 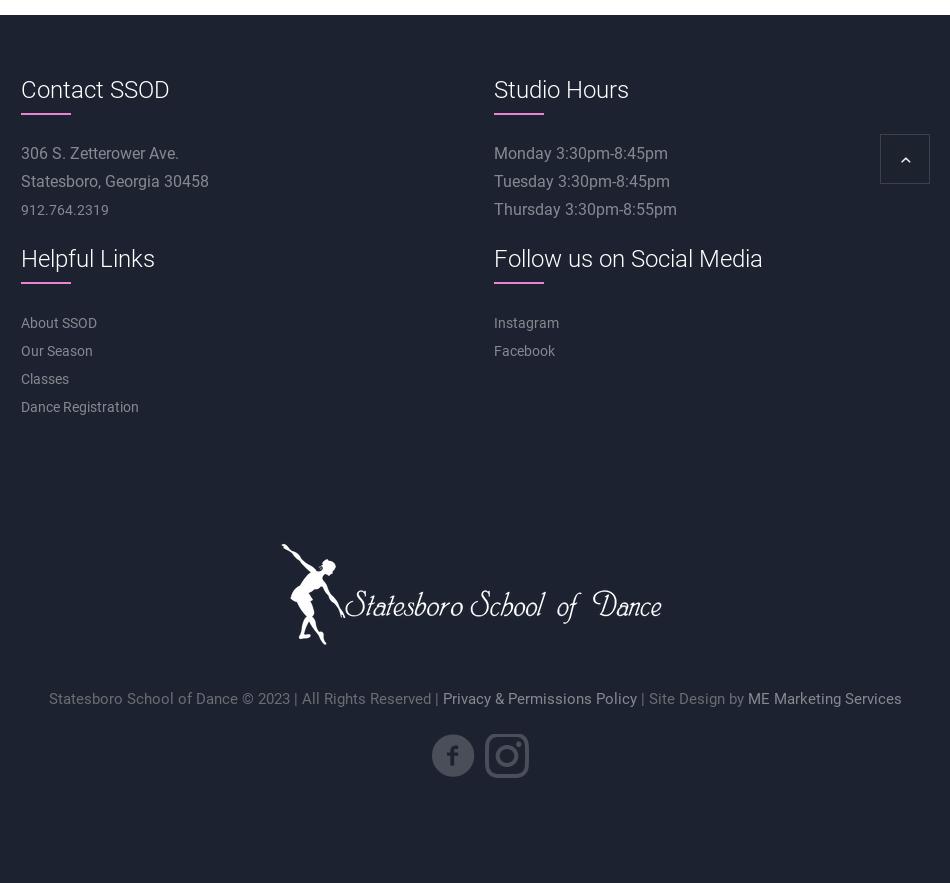 I want to click on 'Statesboro School of Dance © 2023 | All Rights Reserved |', so click(x=244, y=698).